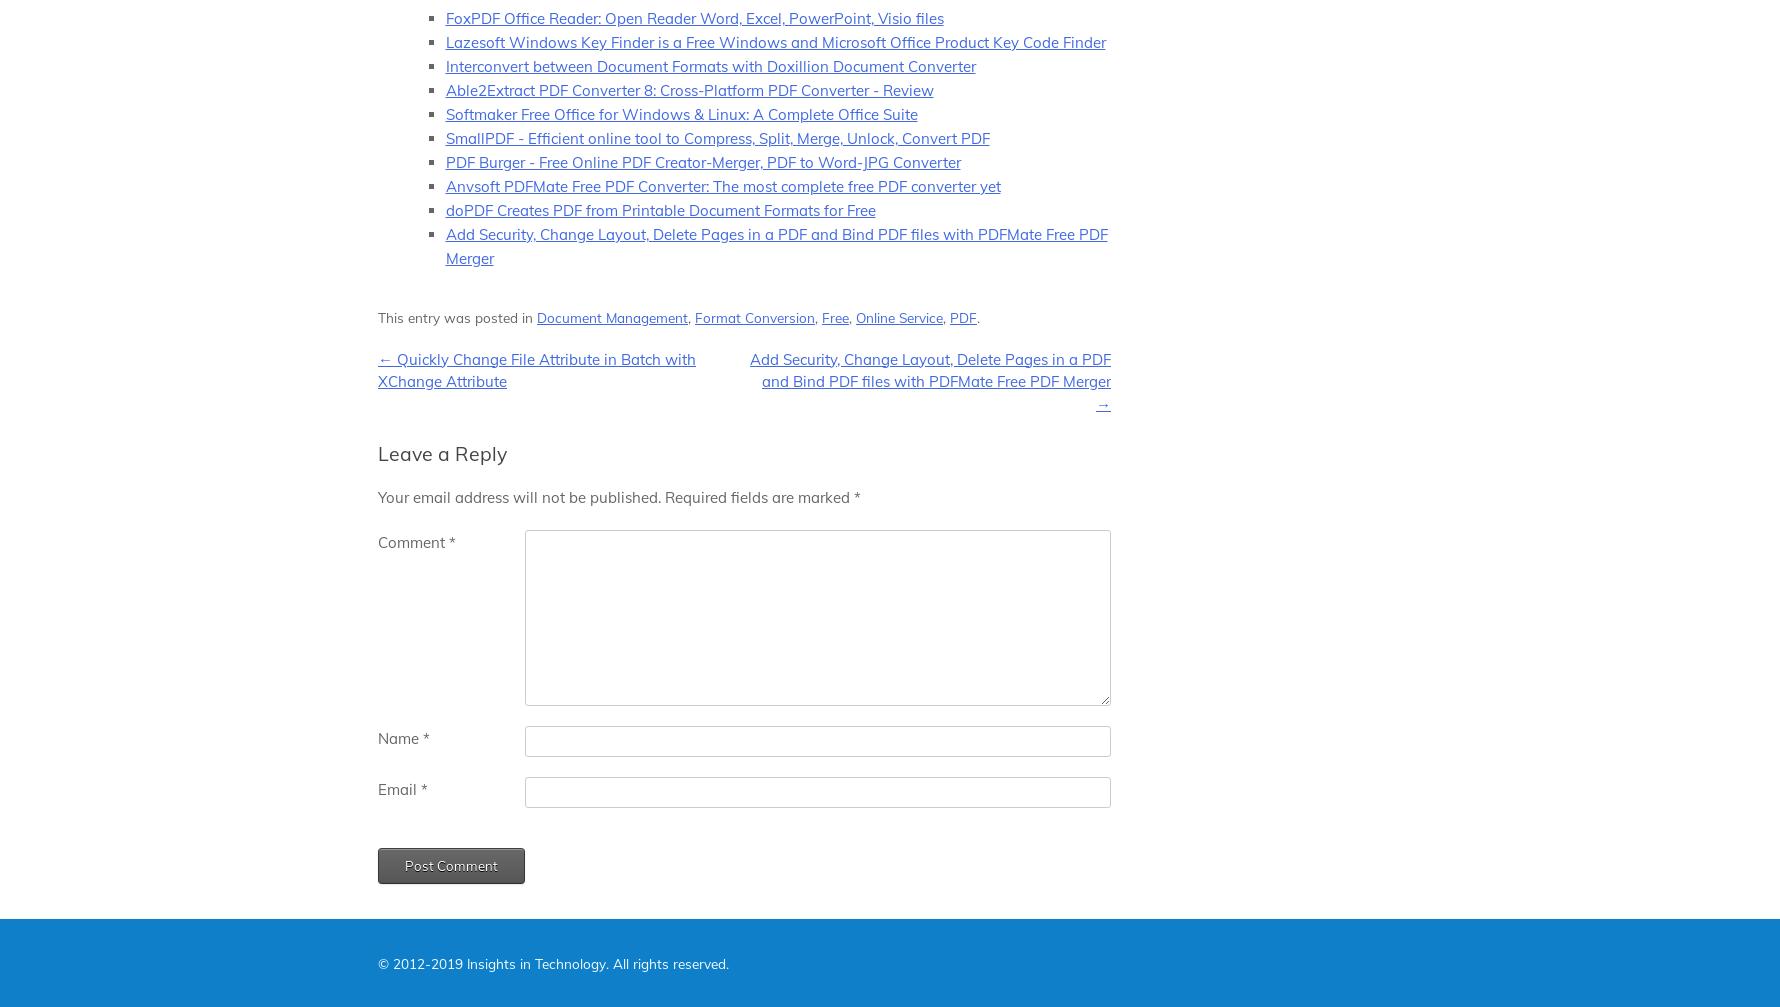 This screenshot has width=1780, height=1007. I want to click on 'Softmaker Free Office for Windows & Linux: A Complete Office Suite', so click(680, 113).